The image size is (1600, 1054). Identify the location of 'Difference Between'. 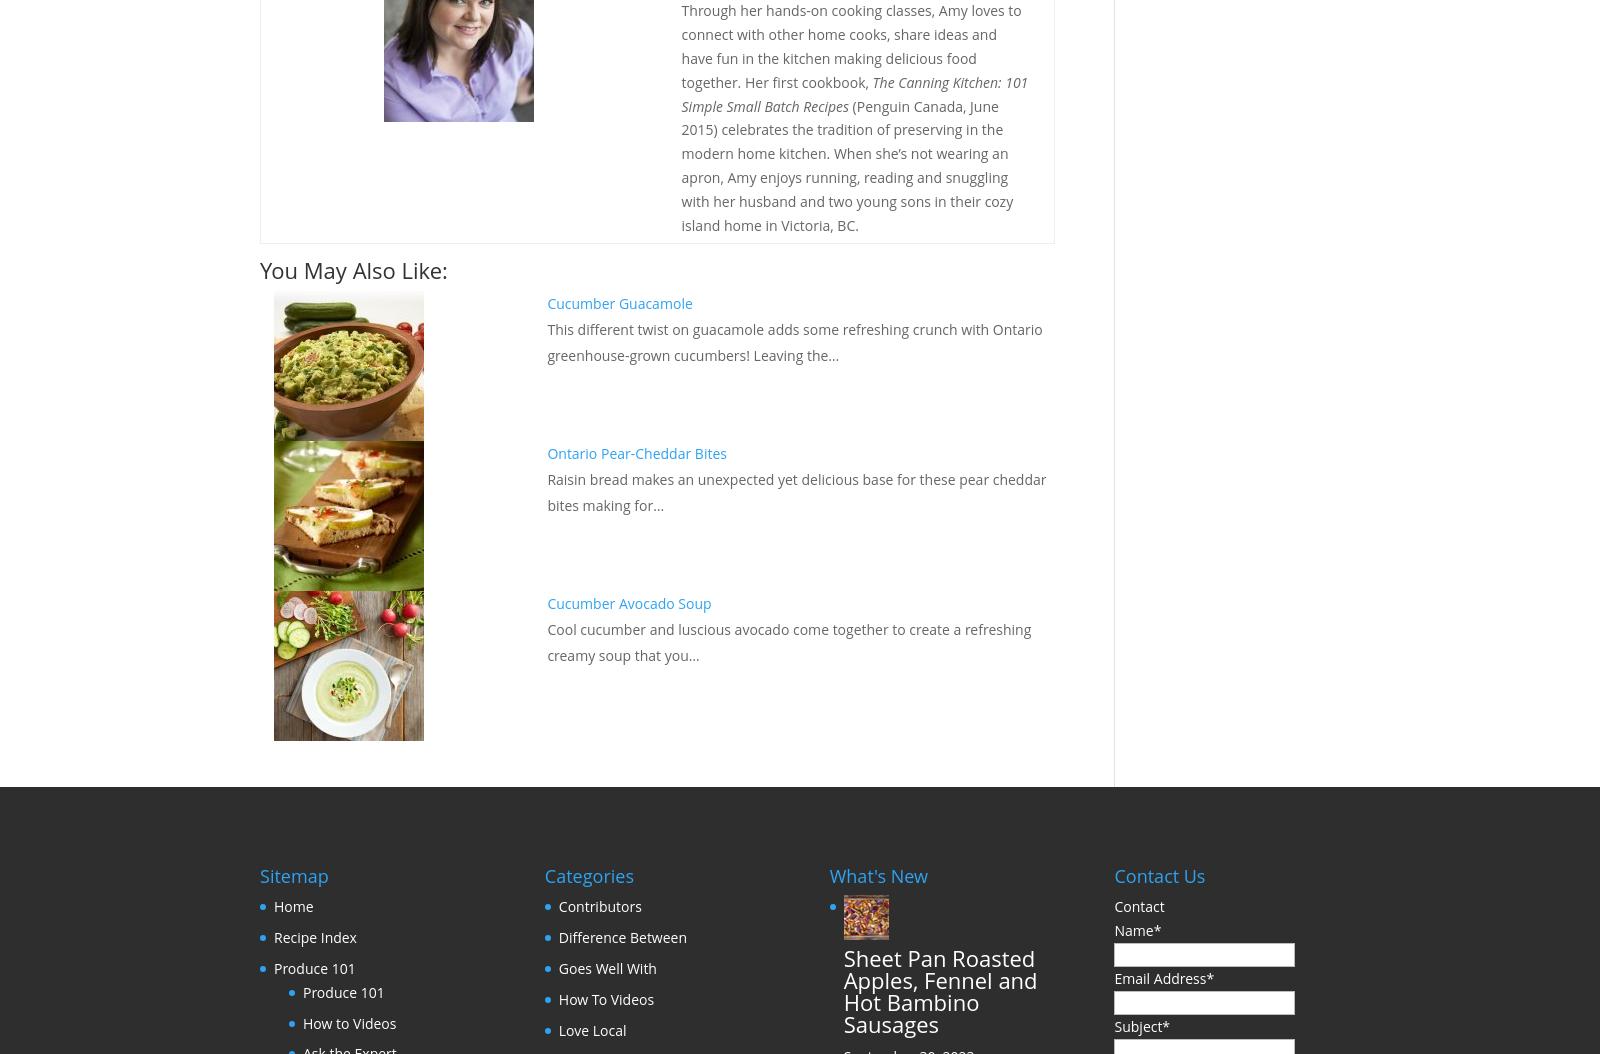
(557, 936).